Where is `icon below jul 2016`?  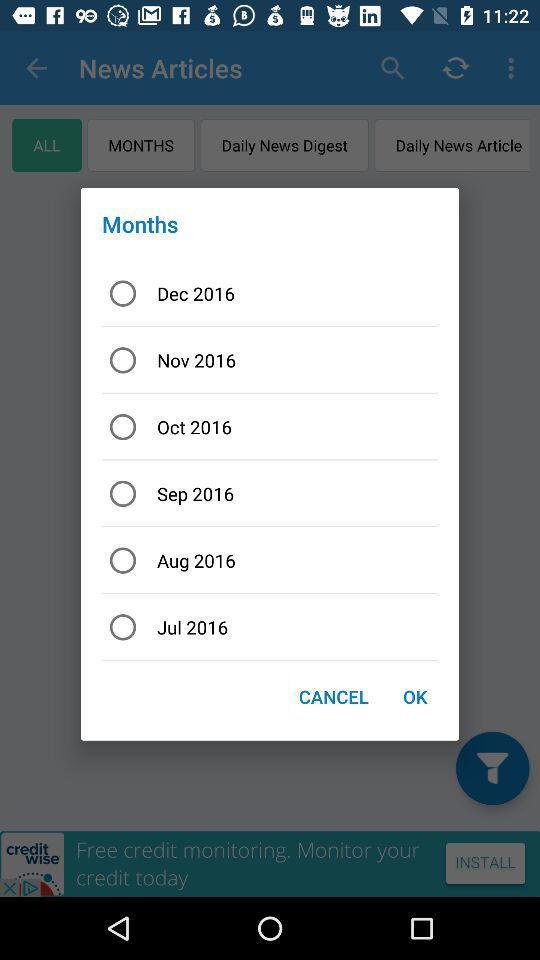
icon below jul 2016 is located at coordinates (333, 696).